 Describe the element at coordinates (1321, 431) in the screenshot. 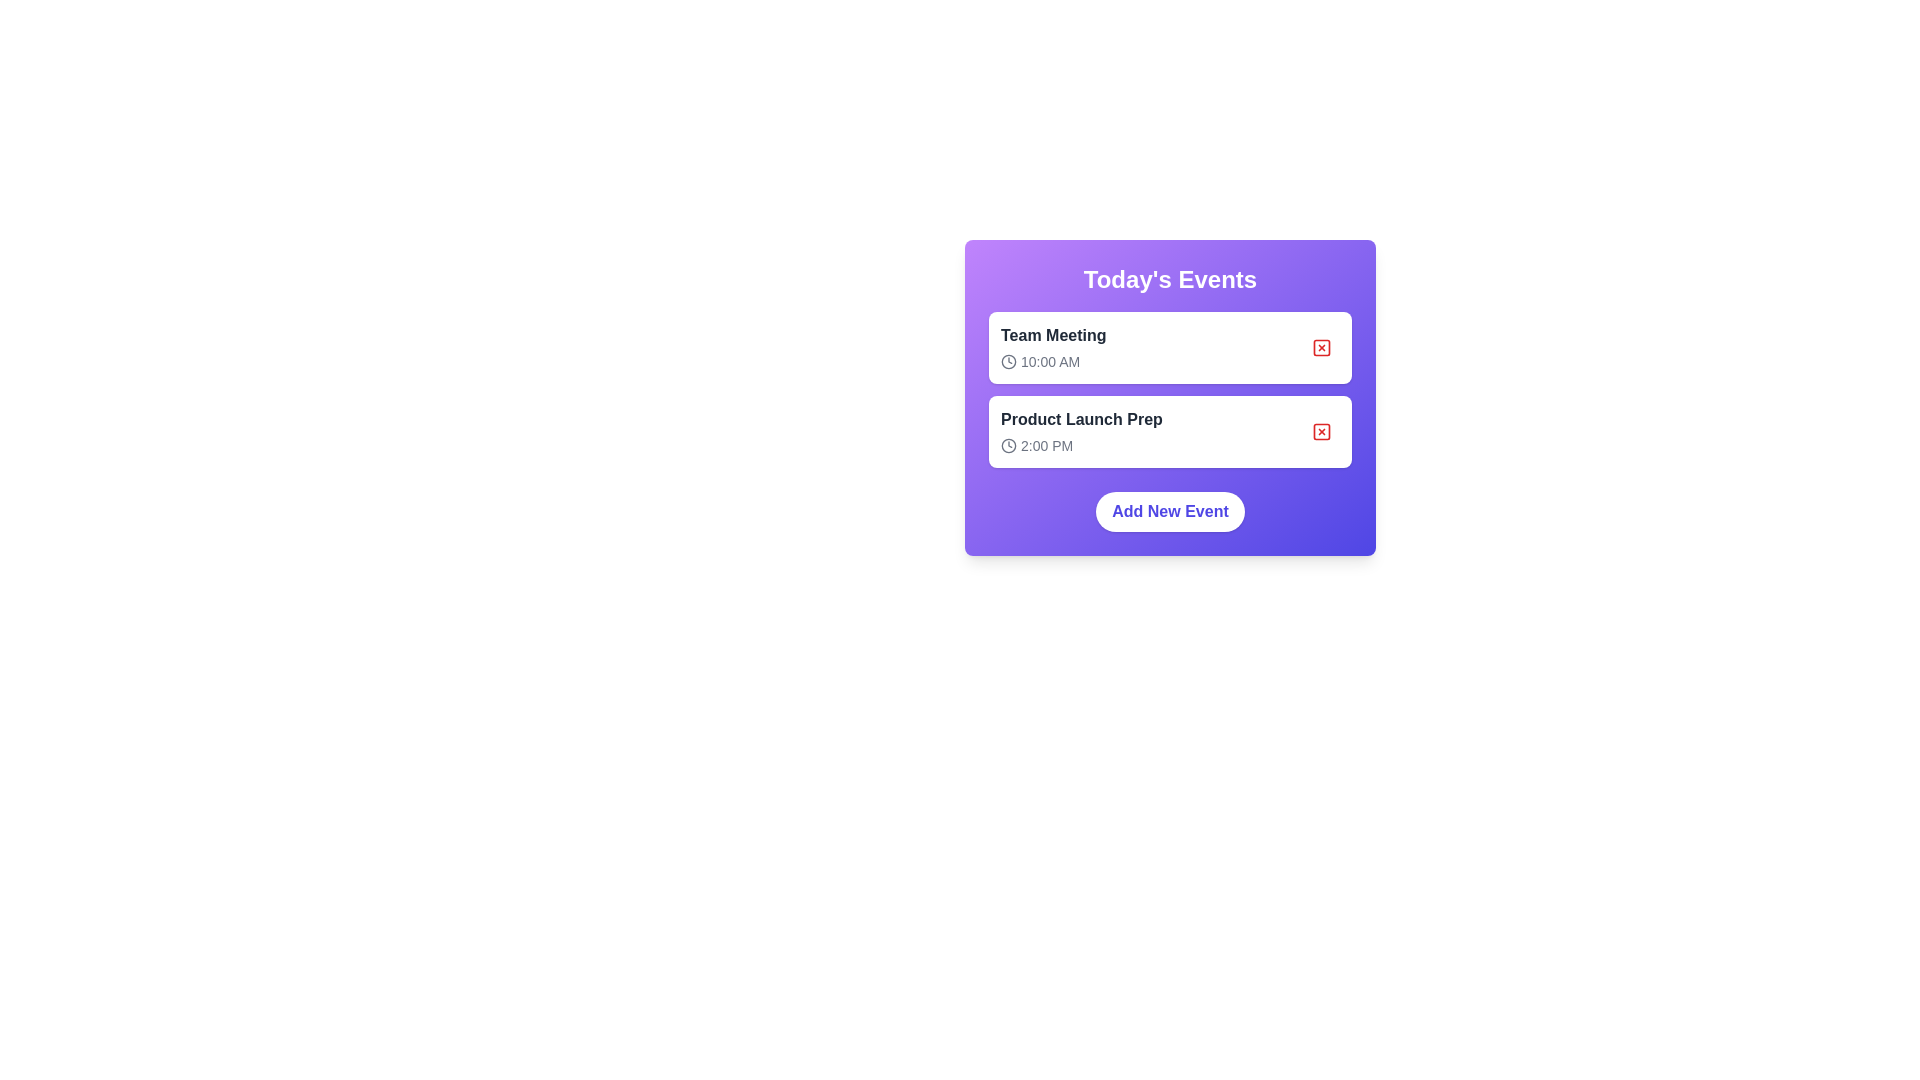

I see `the delete icon located to the right of 'Product Launch Prep' in the second row of the 'Today's Events' list` at that location.